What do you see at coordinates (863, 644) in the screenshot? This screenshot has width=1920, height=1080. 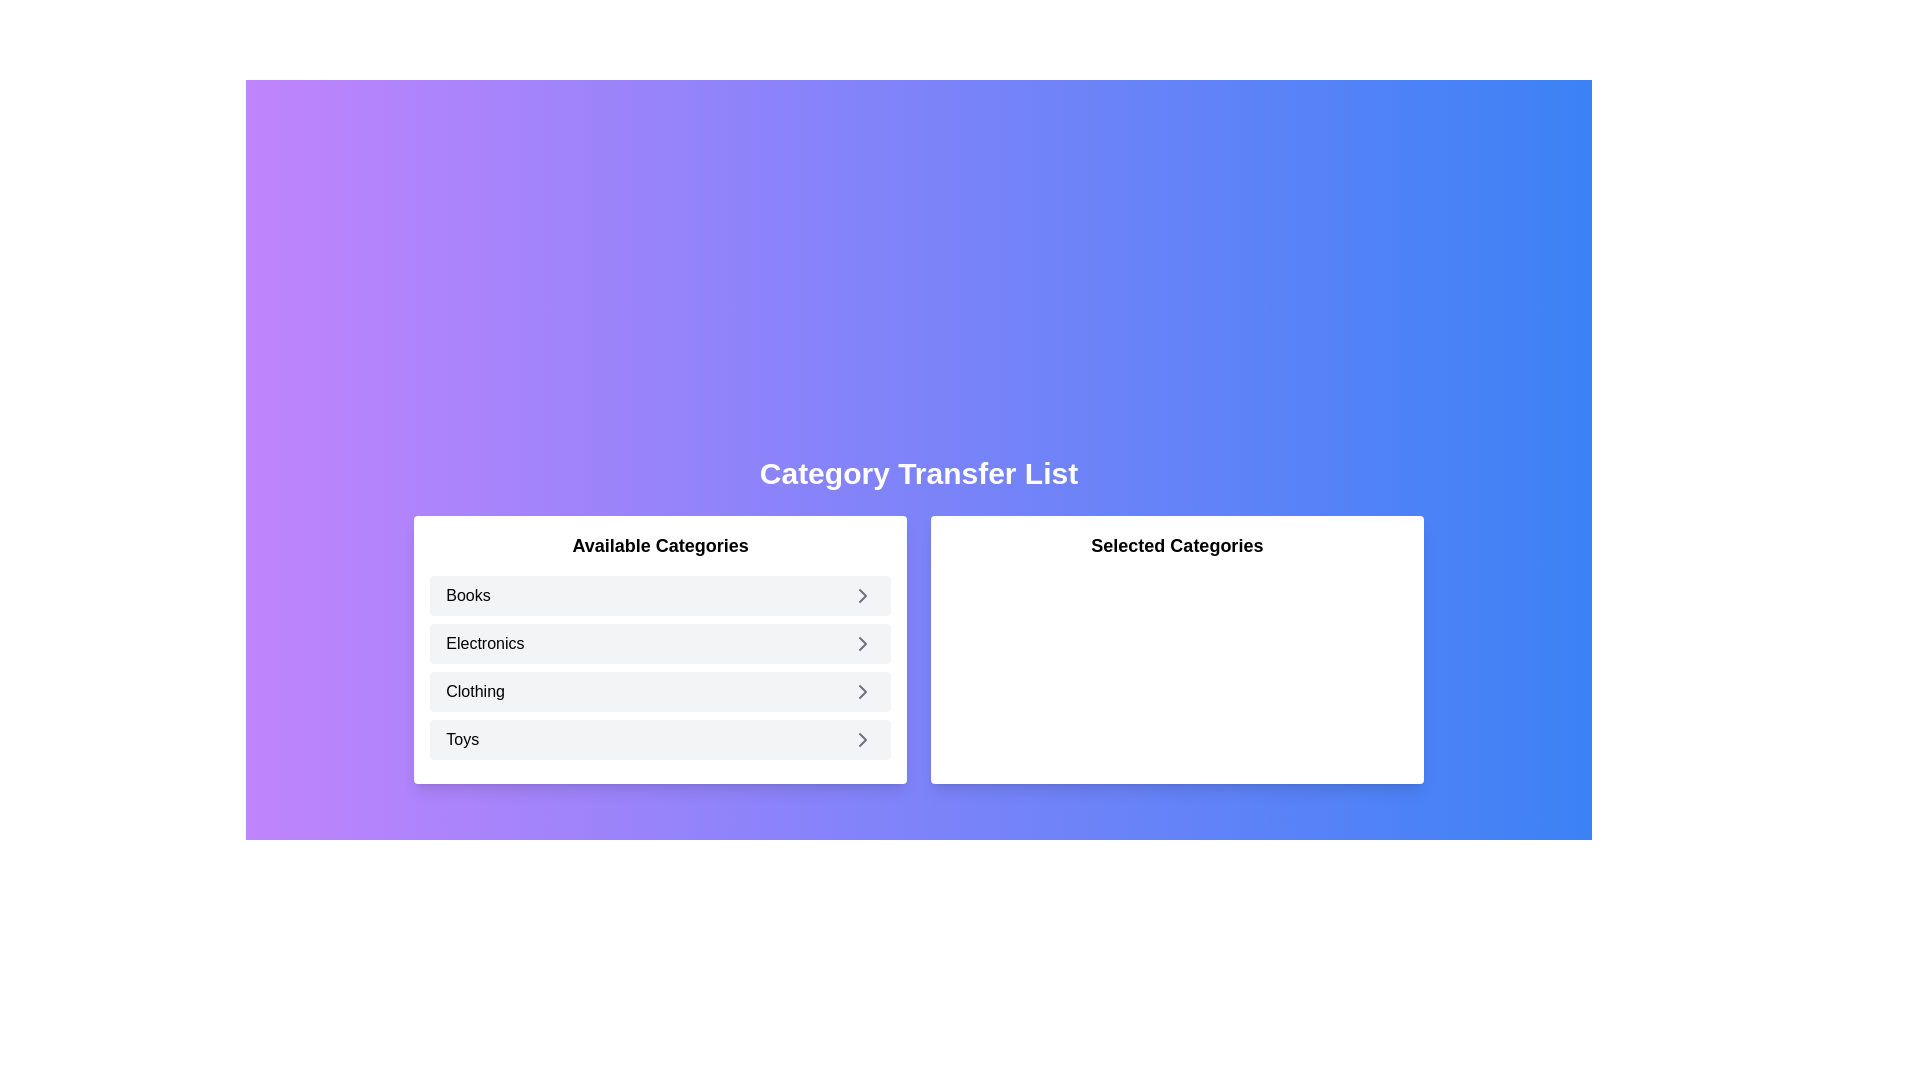 I see `the arrow icon next to the category Electronics to select it` at bounding box center [863, 644].